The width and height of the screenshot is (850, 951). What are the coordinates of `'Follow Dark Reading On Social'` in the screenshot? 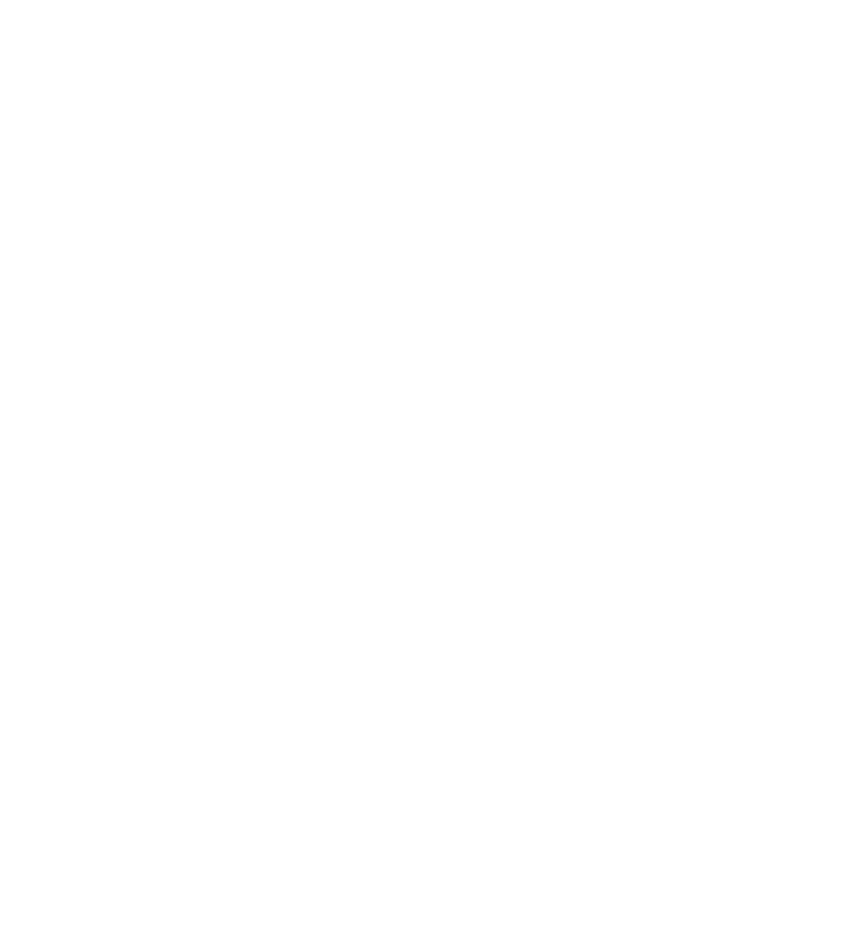 It's located at (316, 751).